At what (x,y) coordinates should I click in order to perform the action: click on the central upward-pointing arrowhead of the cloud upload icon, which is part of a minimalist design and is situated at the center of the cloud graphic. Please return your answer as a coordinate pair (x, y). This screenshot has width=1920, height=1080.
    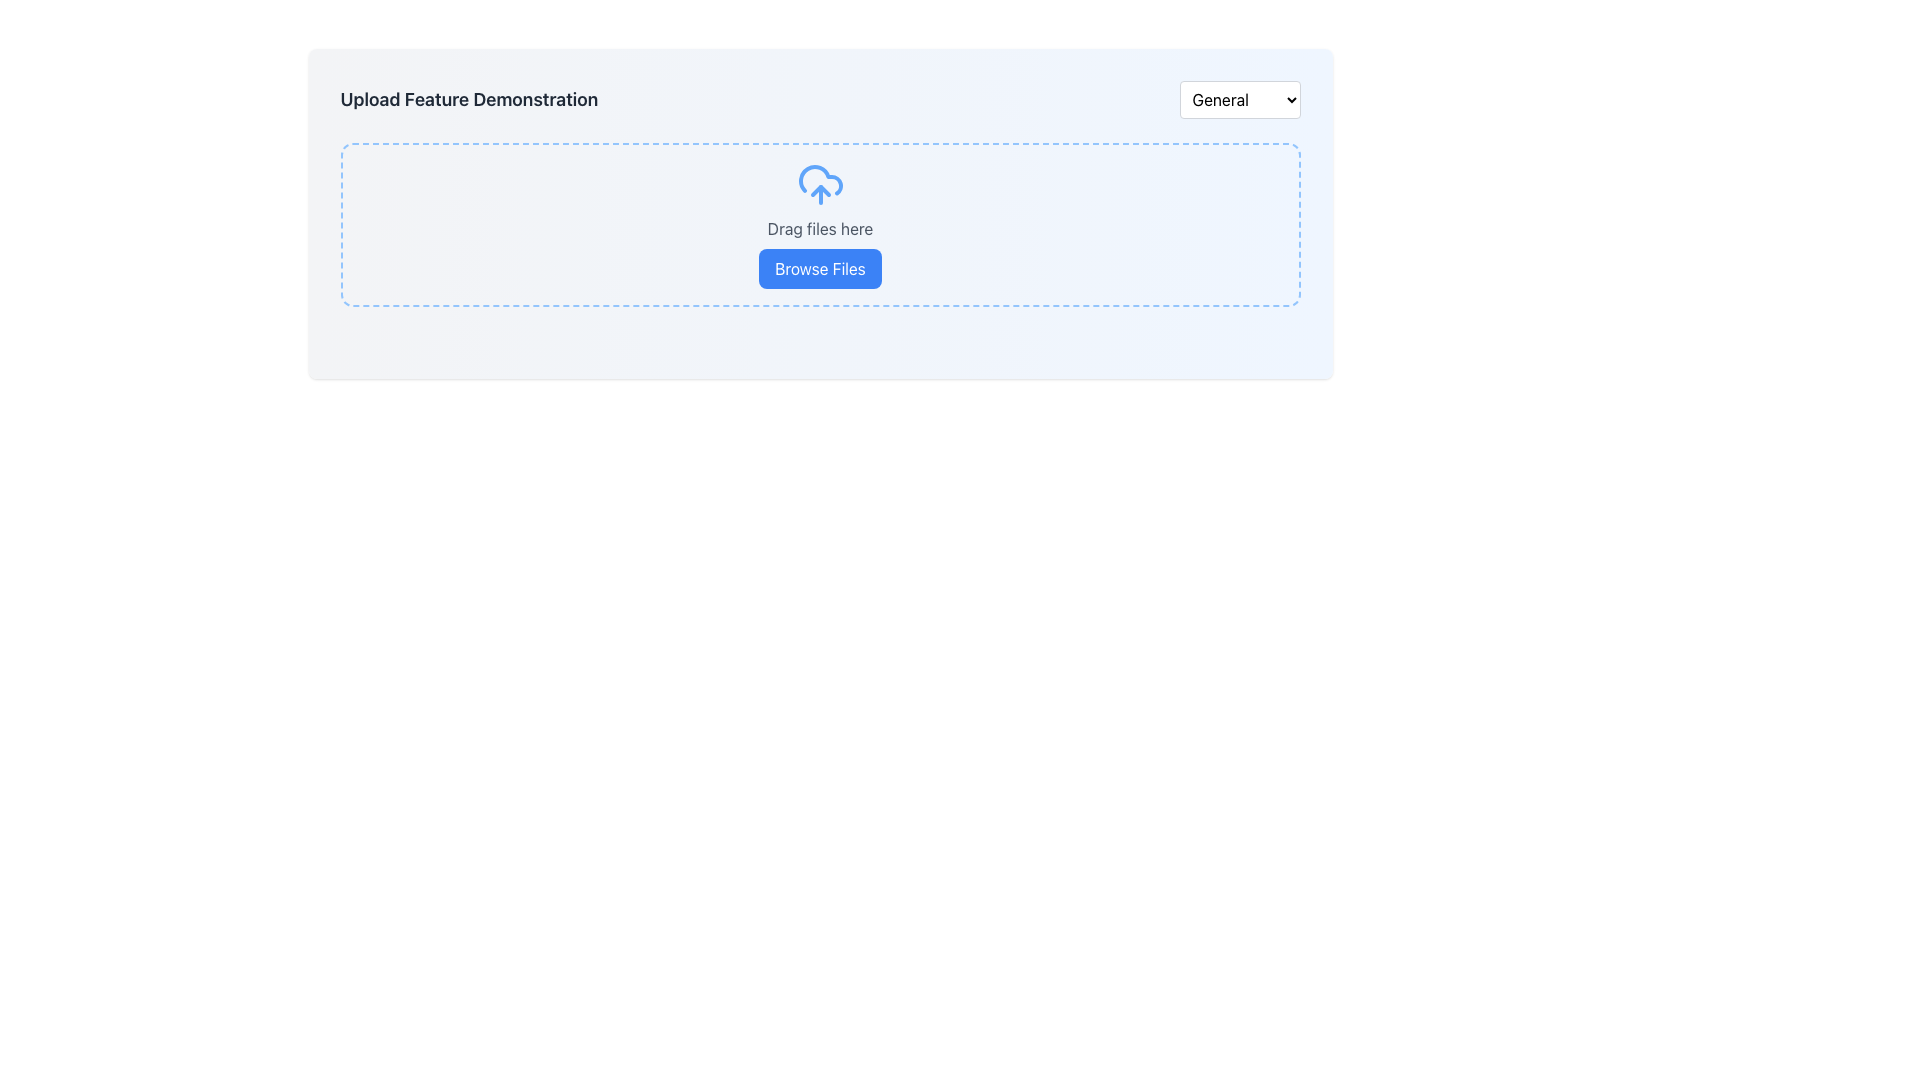
    Looking at the image, I should click on (820, 191).